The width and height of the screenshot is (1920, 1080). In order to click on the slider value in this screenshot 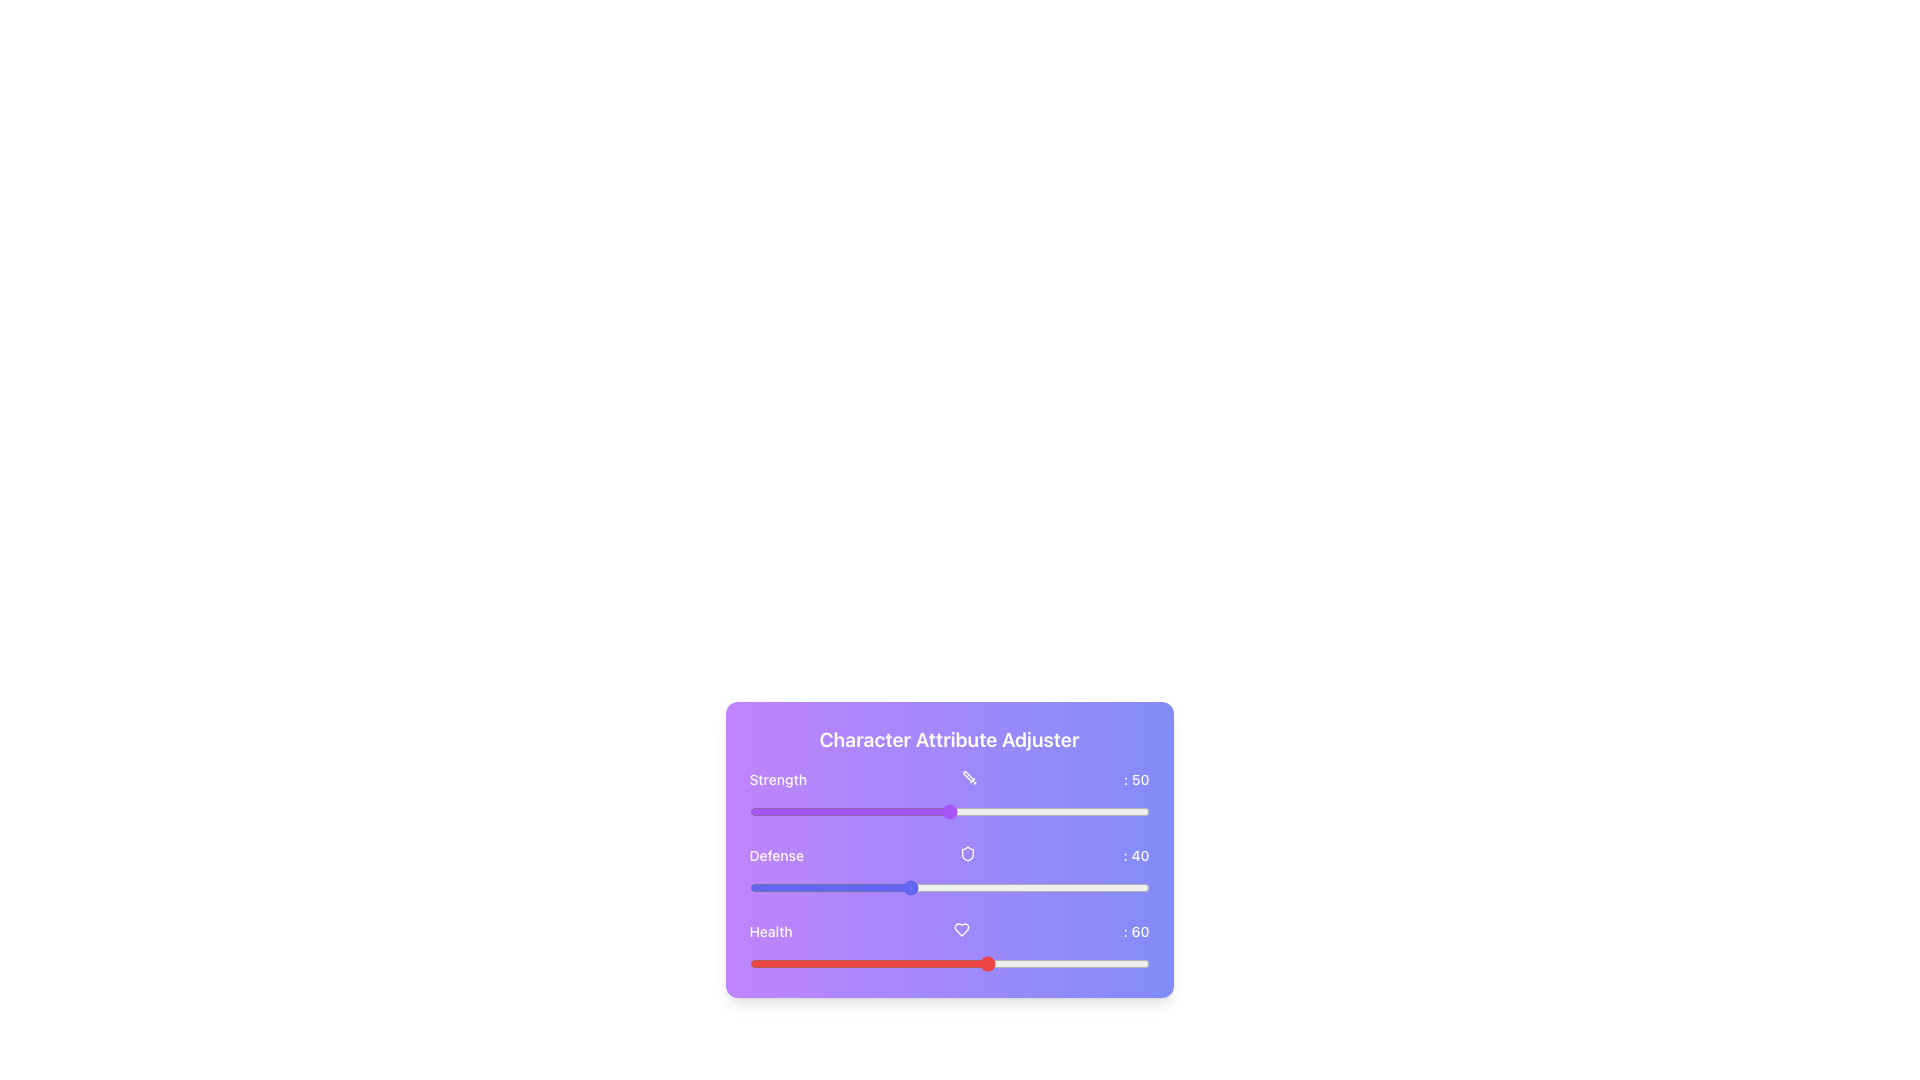, I will do `click(796, 886)`.